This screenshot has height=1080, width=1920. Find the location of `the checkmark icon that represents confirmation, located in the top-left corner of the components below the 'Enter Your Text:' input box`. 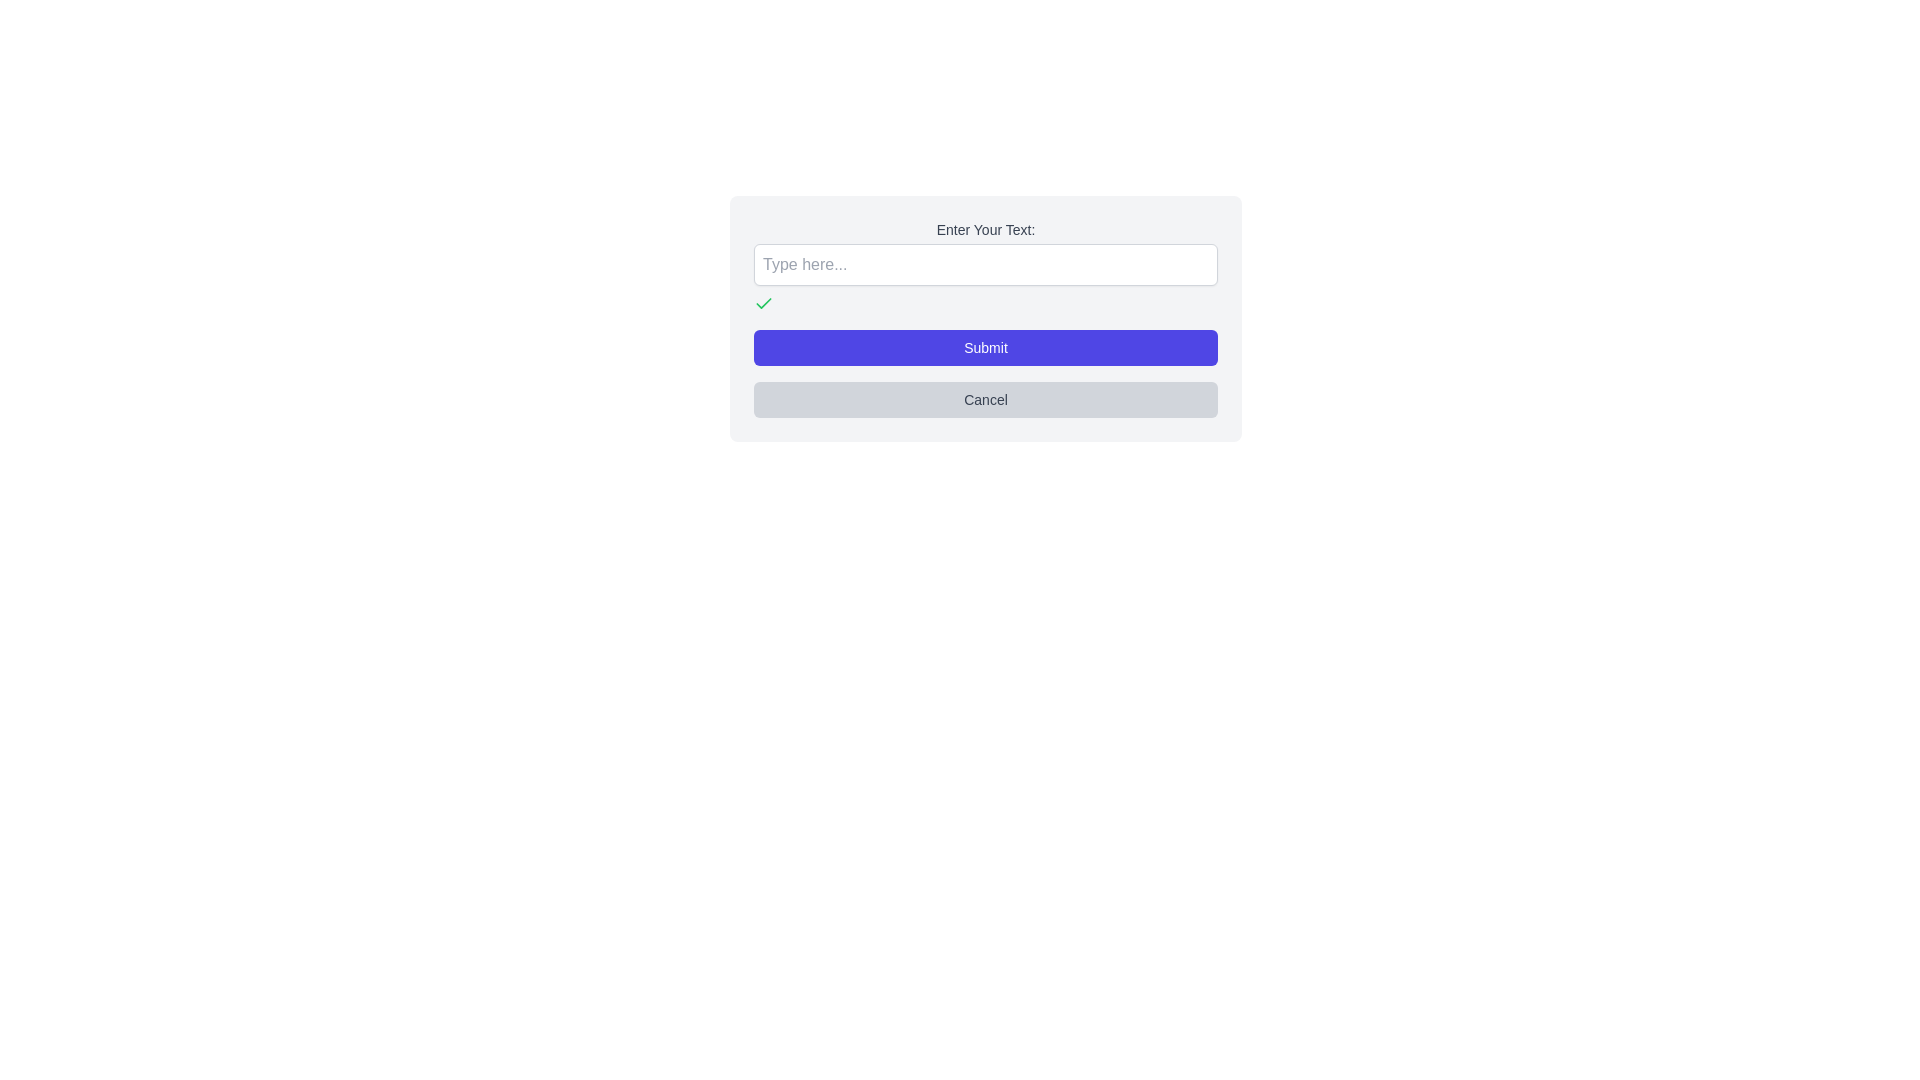

the checkmark icon that represents confirmation, located in the top-left corner of the components below the 'Enter Your Text:' input box is located at coordinates (762, 304).